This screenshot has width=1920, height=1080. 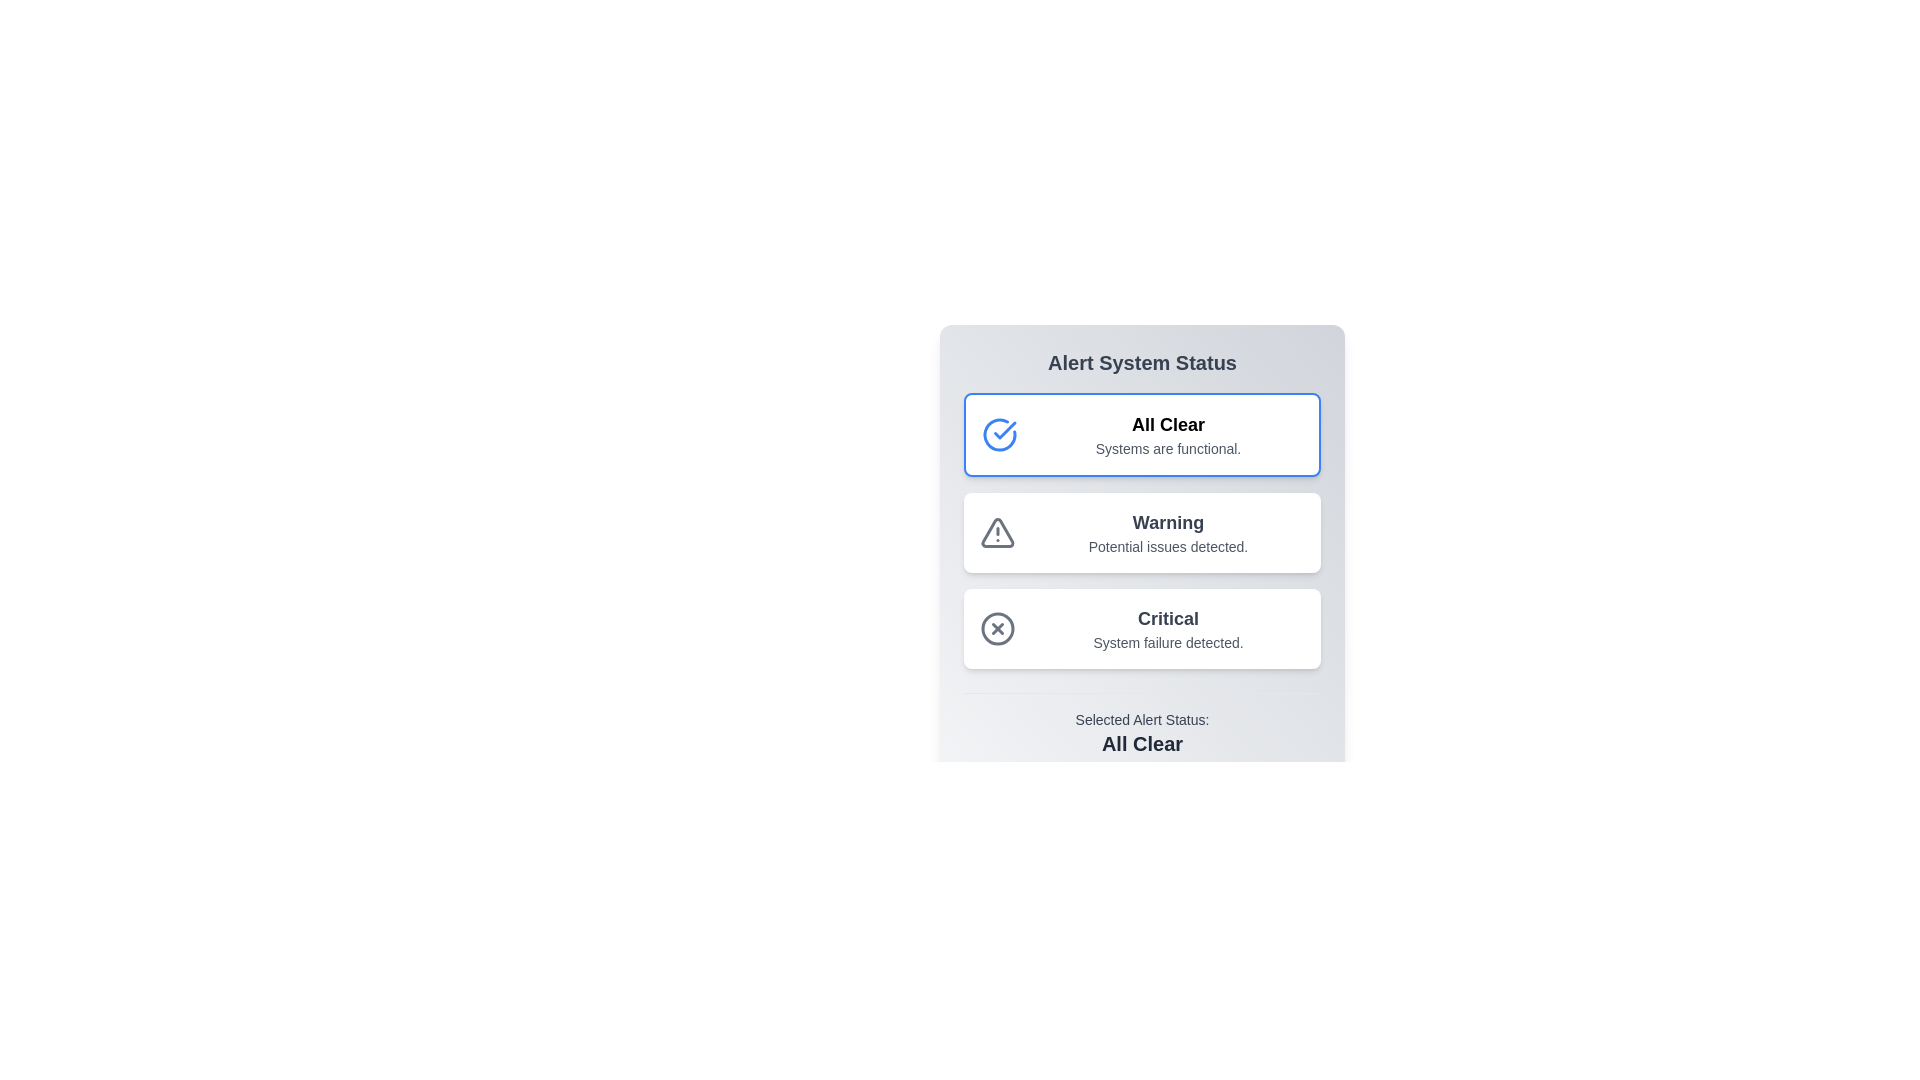 What do you see at coordinates (998, 627) in the screenshot?
I see `the outer circular outline of the cross icon in the 'Critical' alert option within the 'Alert System Status' panel` at bounding box center [998, 627].